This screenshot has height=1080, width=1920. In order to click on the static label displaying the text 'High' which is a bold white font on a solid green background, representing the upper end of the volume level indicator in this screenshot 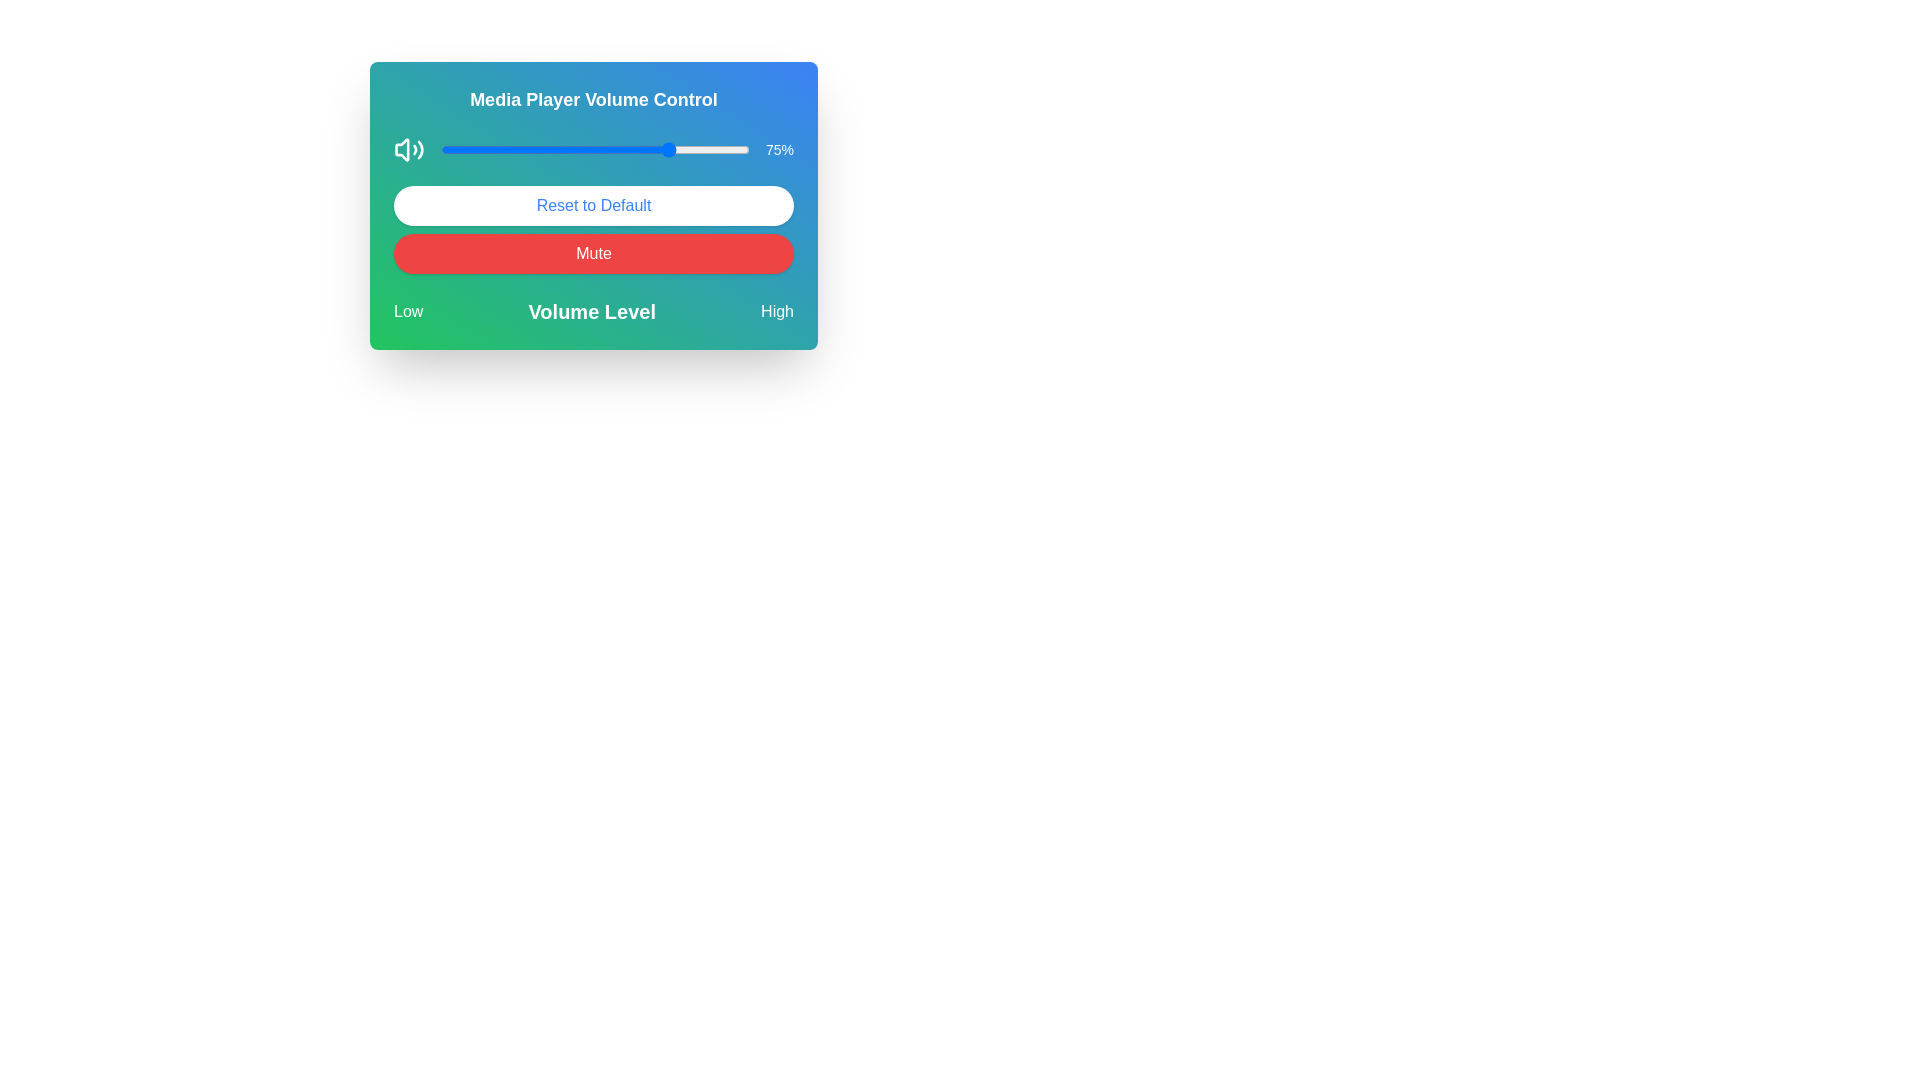, I will do `click(776, 312)`.